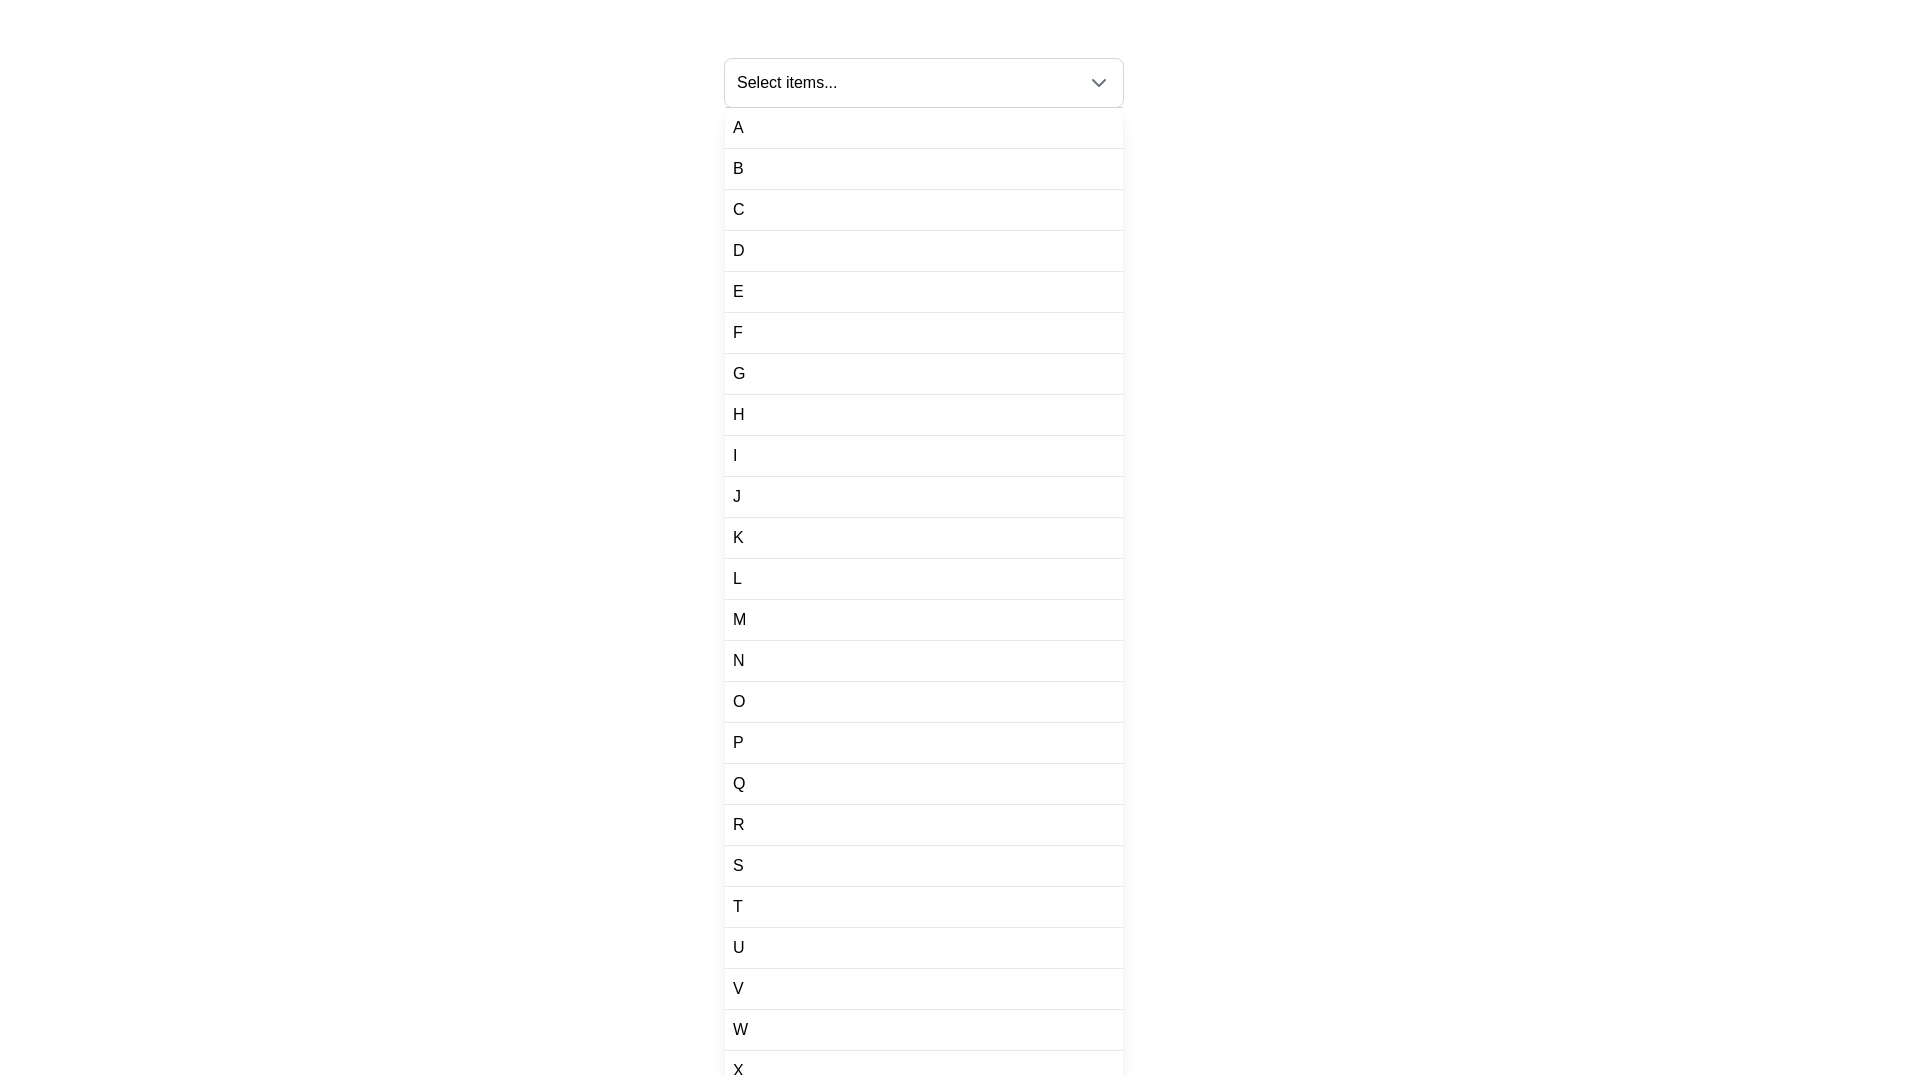 The height and width of the screenshot is (1080, 1920). I want to click on the bold character 'C' in the vertically aligned list, so click(737, 209).